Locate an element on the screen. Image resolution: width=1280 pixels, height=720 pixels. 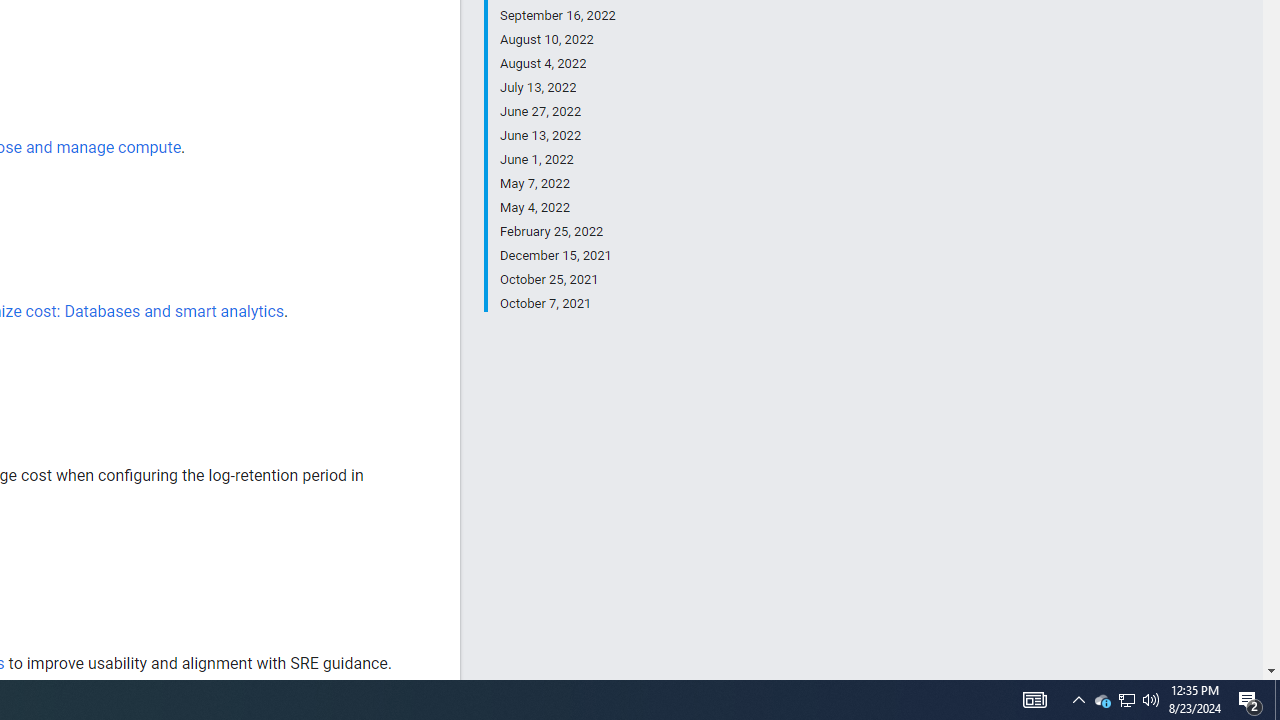
'October 25, 2021' is located at coordinates (557, 280).